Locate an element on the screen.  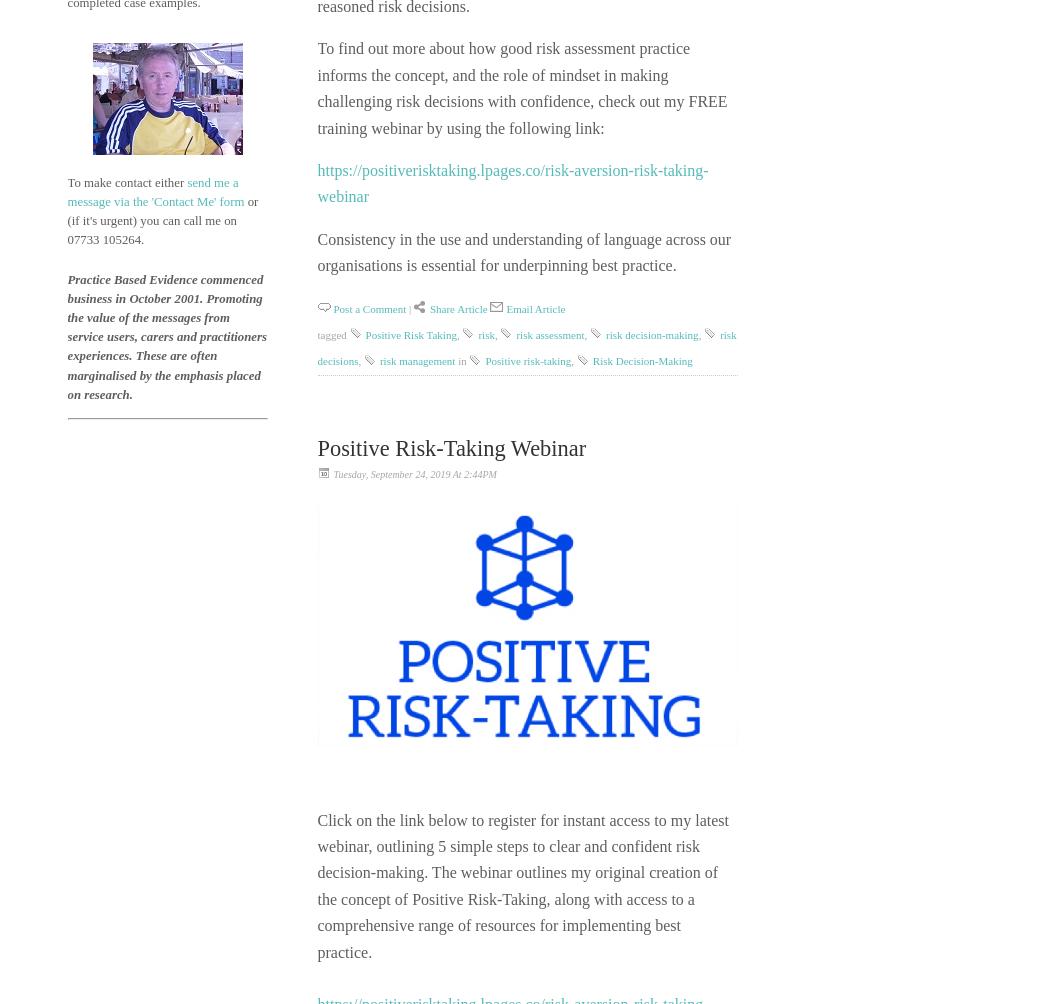
'Click on the link below to register for instant access to my latest webinar, outlining 5 simple steps to clear and confident risk decision-making. The webinar outlines my original creation of the concept of' is located at coordinates (522, 859).